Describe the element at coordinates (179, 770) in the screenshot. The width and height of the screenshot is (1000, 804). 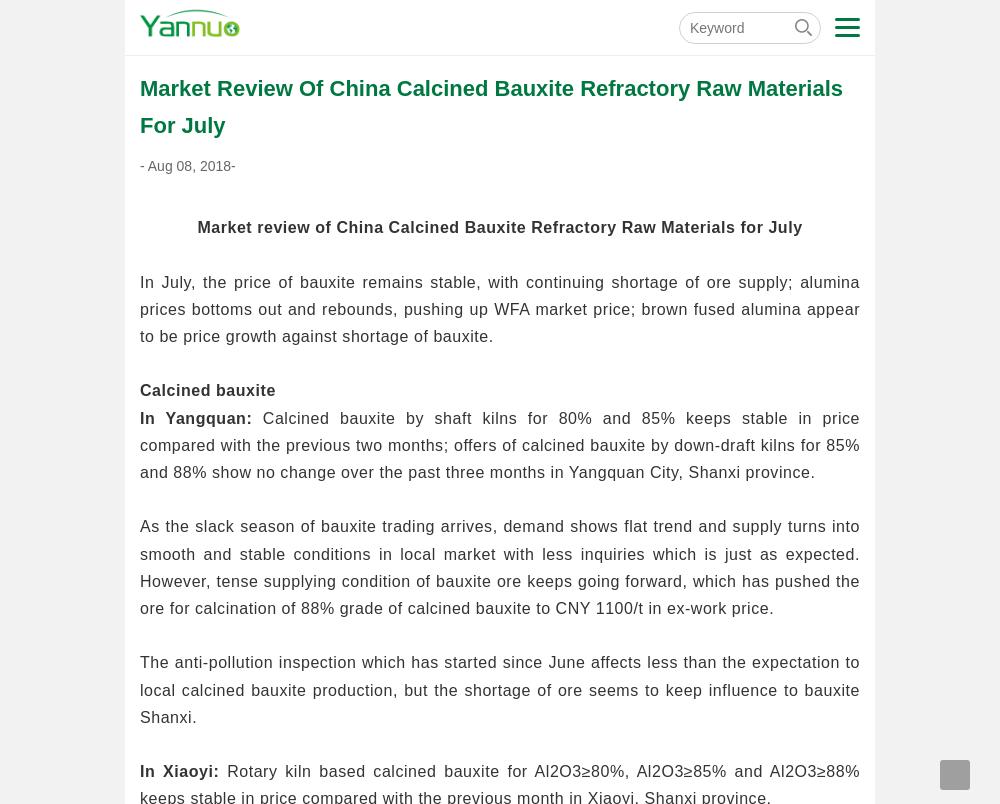
I see `'In Xiaoyi:'` at that location.